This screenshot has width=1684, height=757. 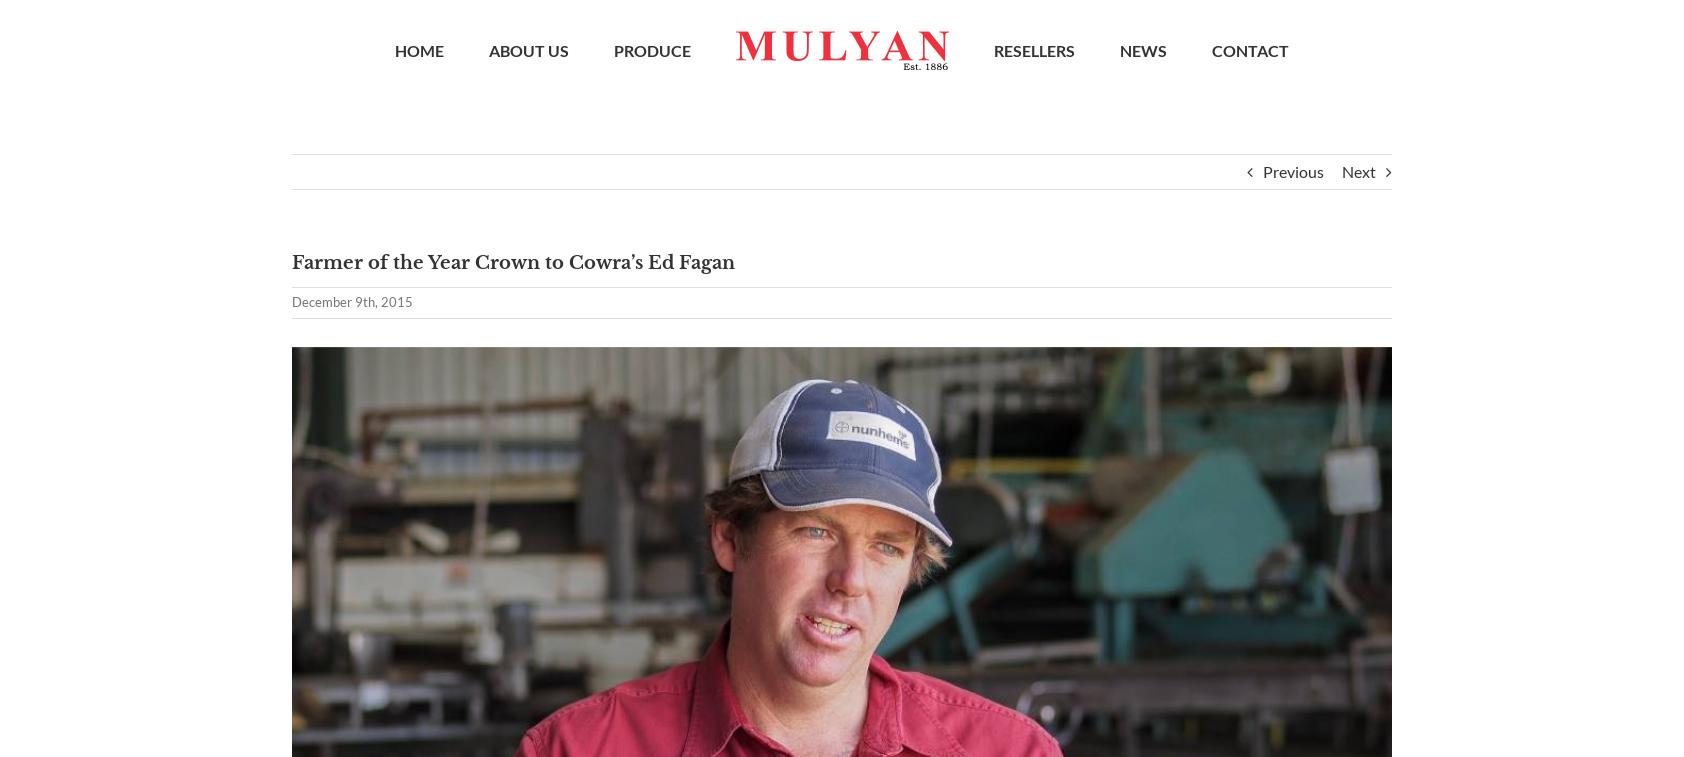 What do you see at coordinates (1357, 179) in the screenshot?
I see `'Next'` at bounding box center [1357, 179].